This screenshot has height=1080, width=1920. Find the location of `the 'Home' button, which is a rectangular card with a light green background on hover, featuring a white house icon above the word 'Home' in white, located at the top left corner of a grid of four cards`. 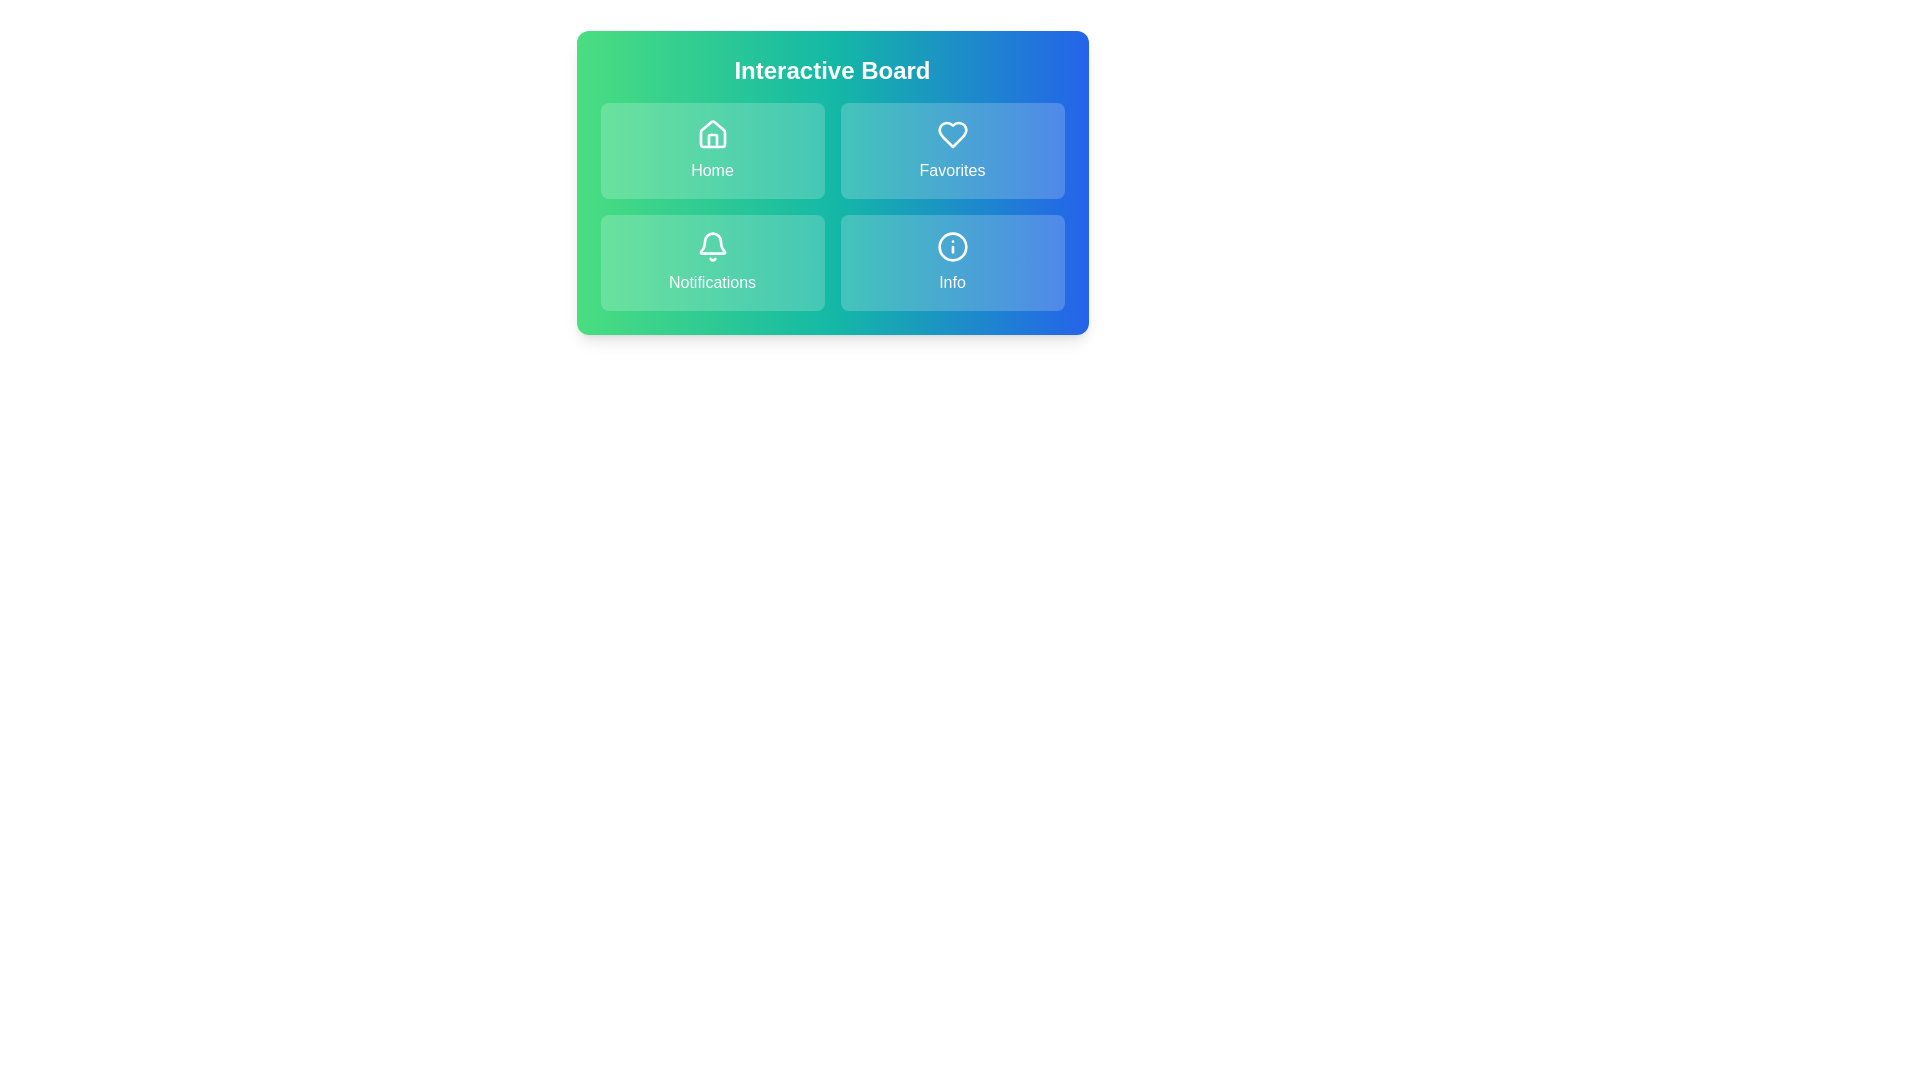

the 'Home' button, which is a rectangular card with a light green background on hover, featuring a white house icon above the word 'Home' in white, located at the top left corner of a grid of four cards is located at coordinates (712, 149).